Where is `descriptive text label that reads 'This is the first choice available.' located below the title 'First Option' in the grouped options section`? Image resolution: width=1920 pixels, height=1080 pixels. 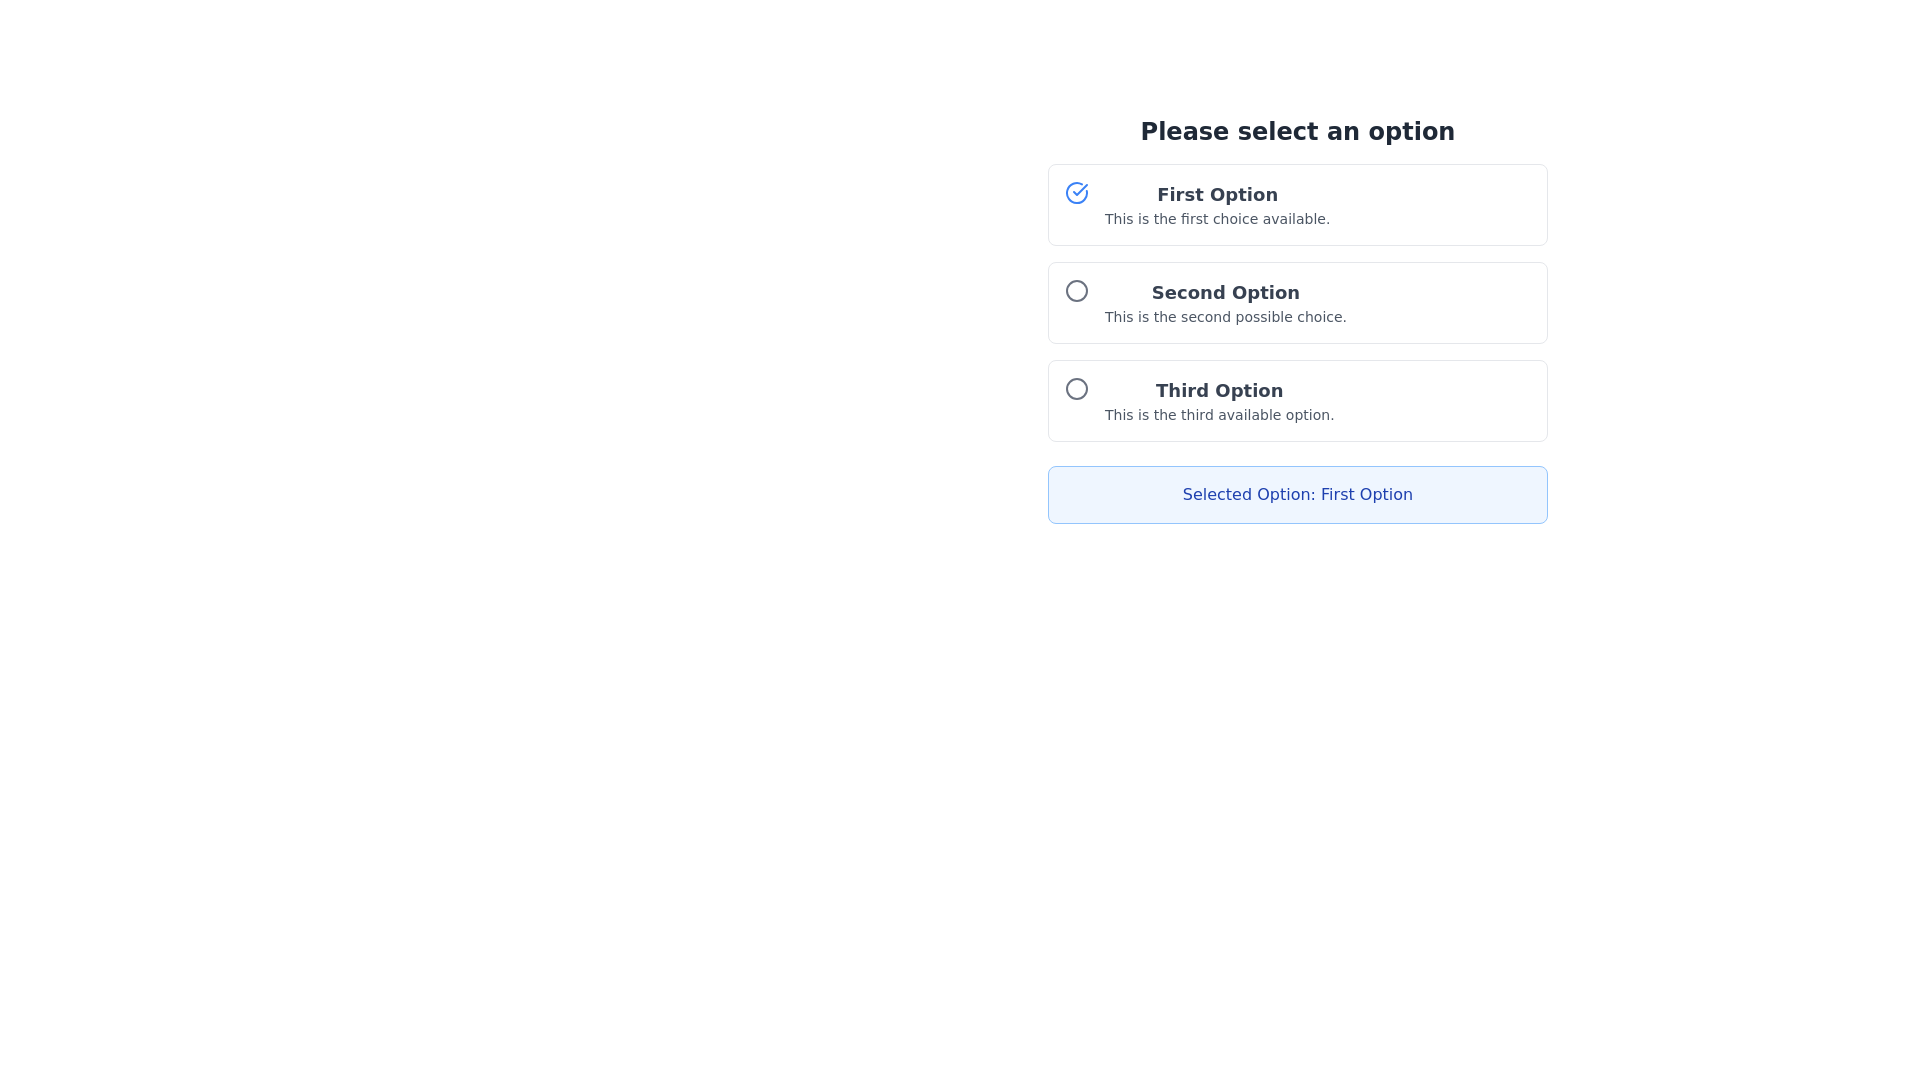 descriptive text label that reads 'This is the first choice available.' located below the title 'First Option' in the grouped options section is located at coordinates (1216, 219).